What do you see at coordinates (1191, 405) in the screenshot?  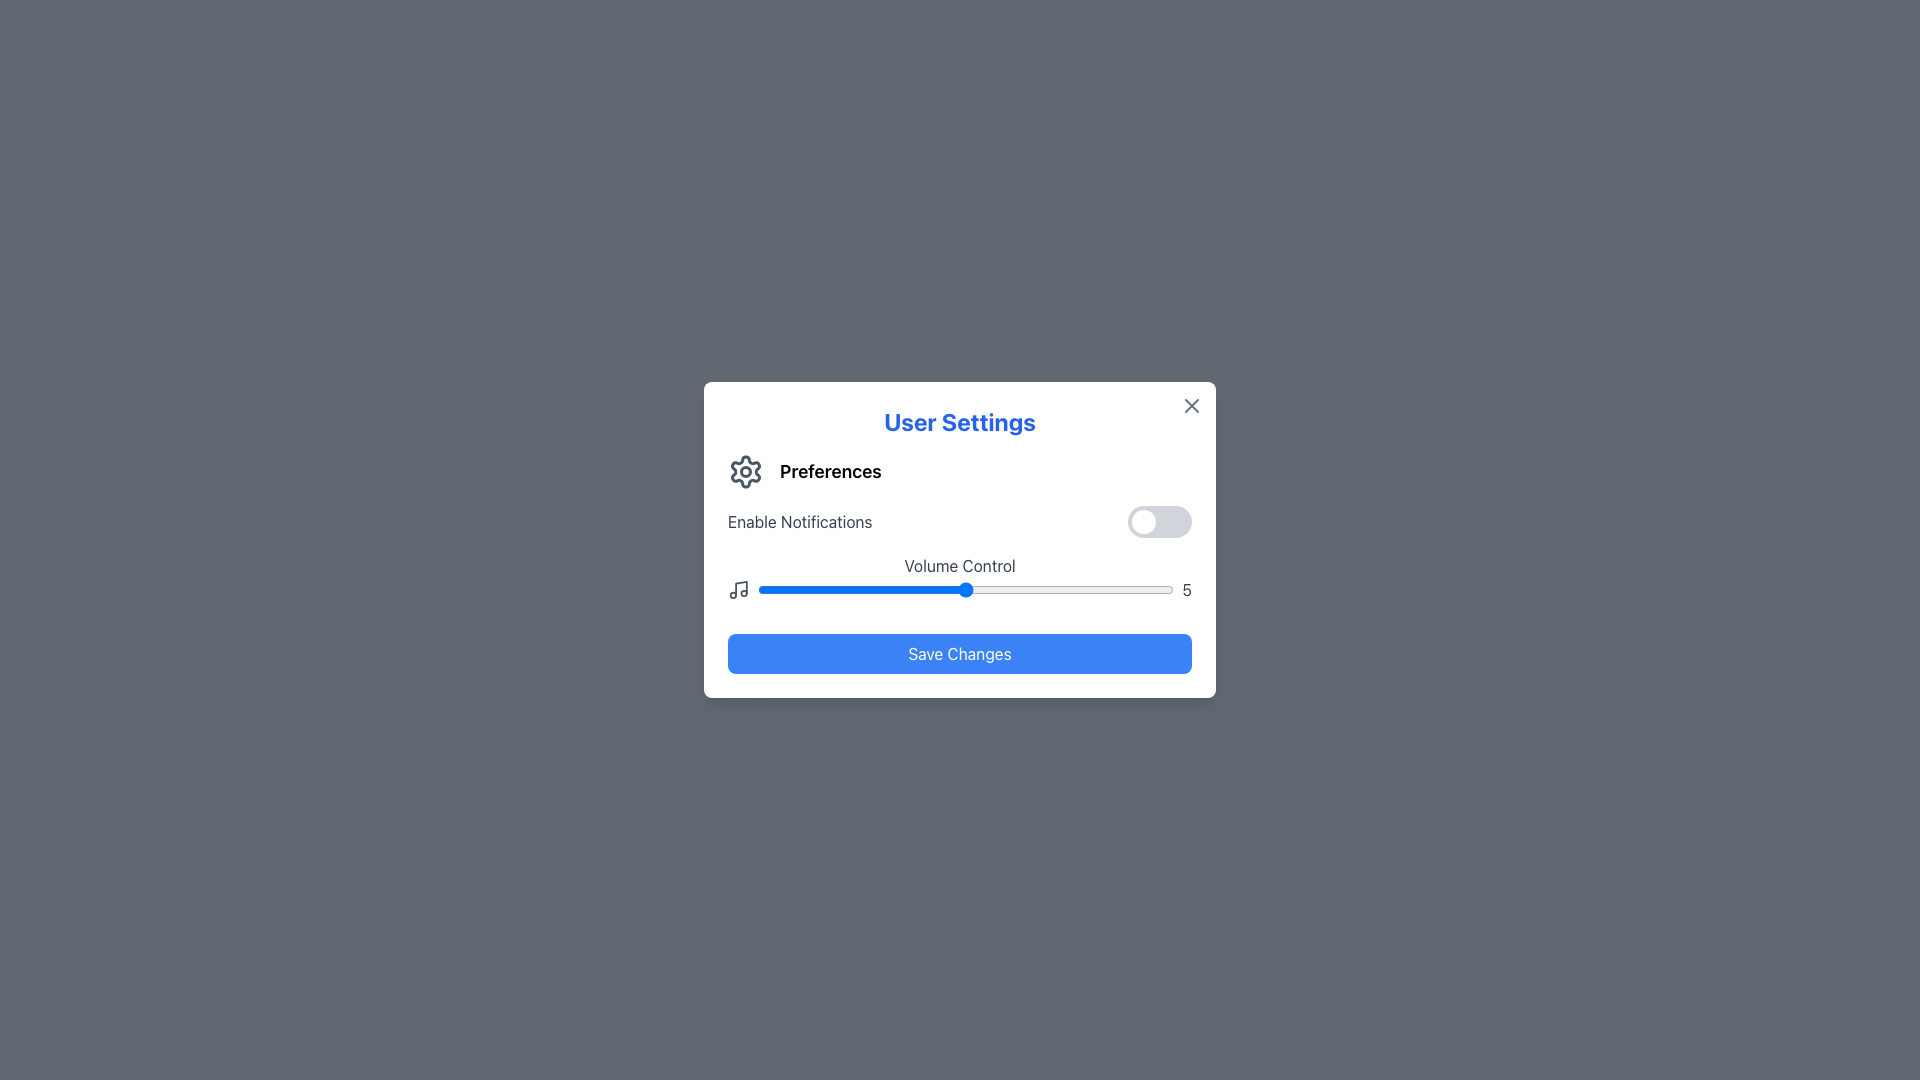 I see `the close button located in the top-right corner of the modal dialog box to change its color` at bounding box center [1191, 405].